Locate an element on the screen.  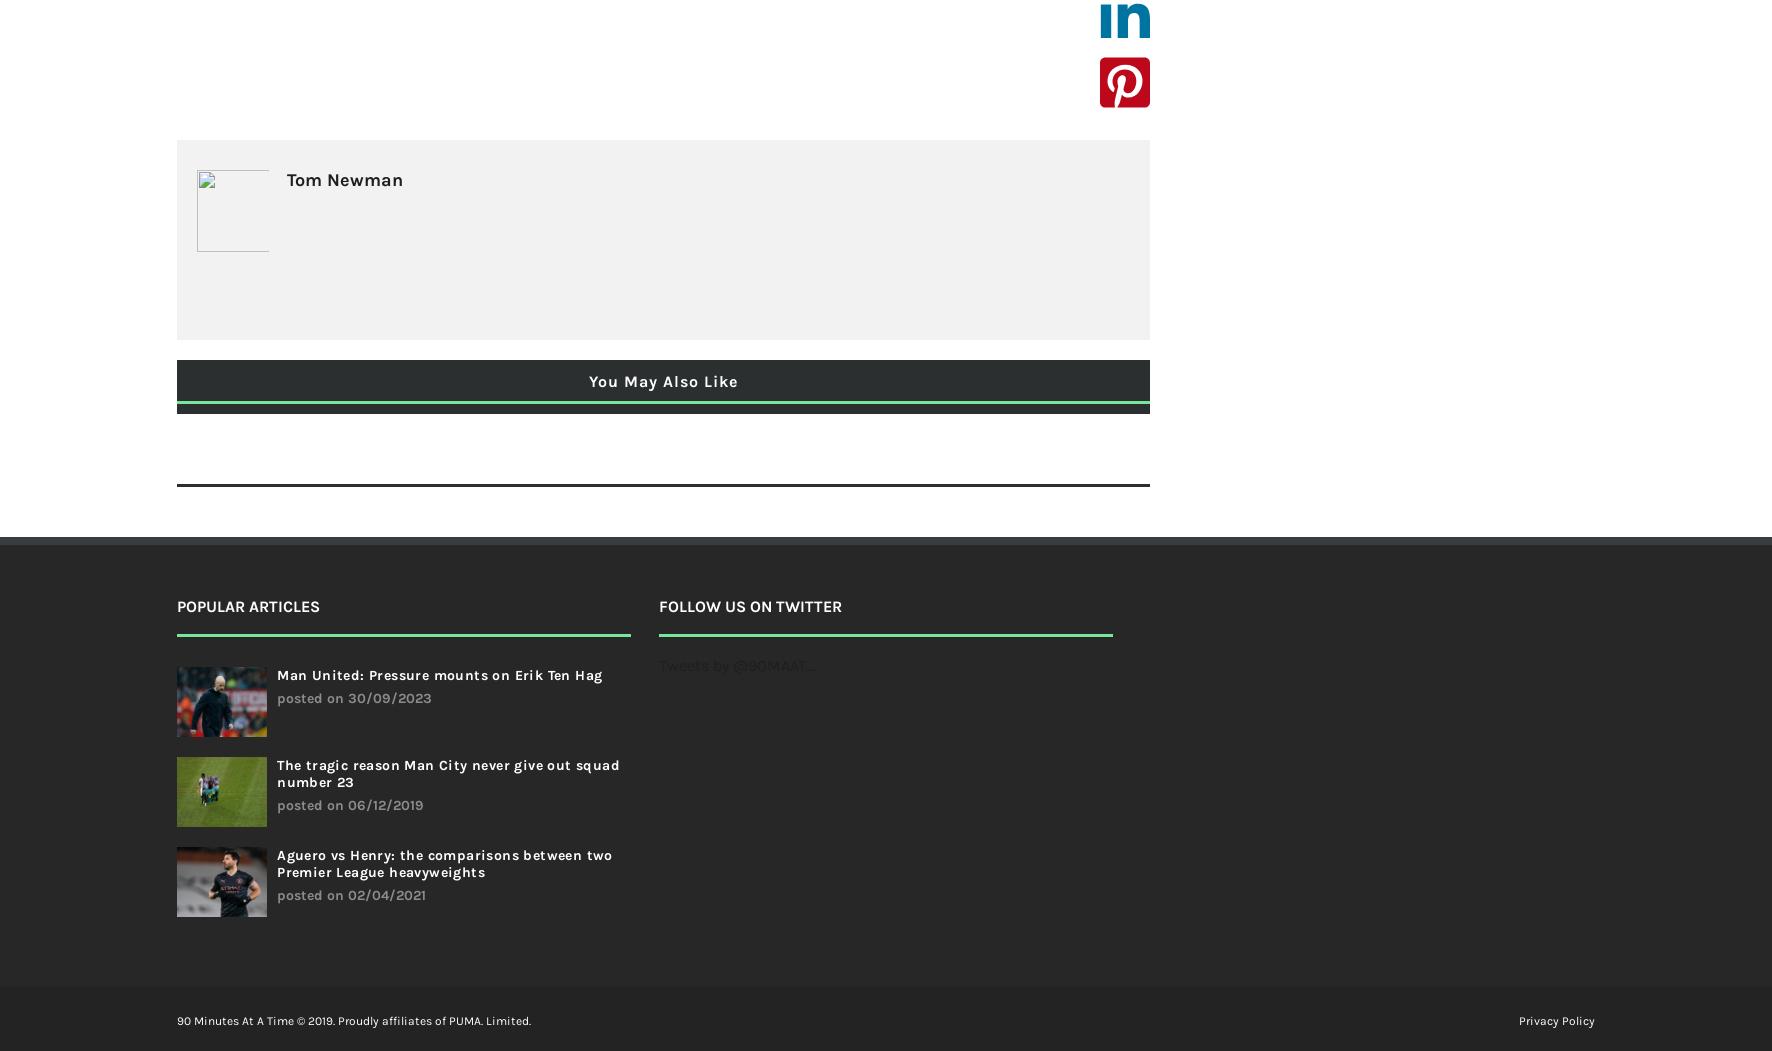
'Tweets by @90MAAT_' is located at coordinates (737, 665).